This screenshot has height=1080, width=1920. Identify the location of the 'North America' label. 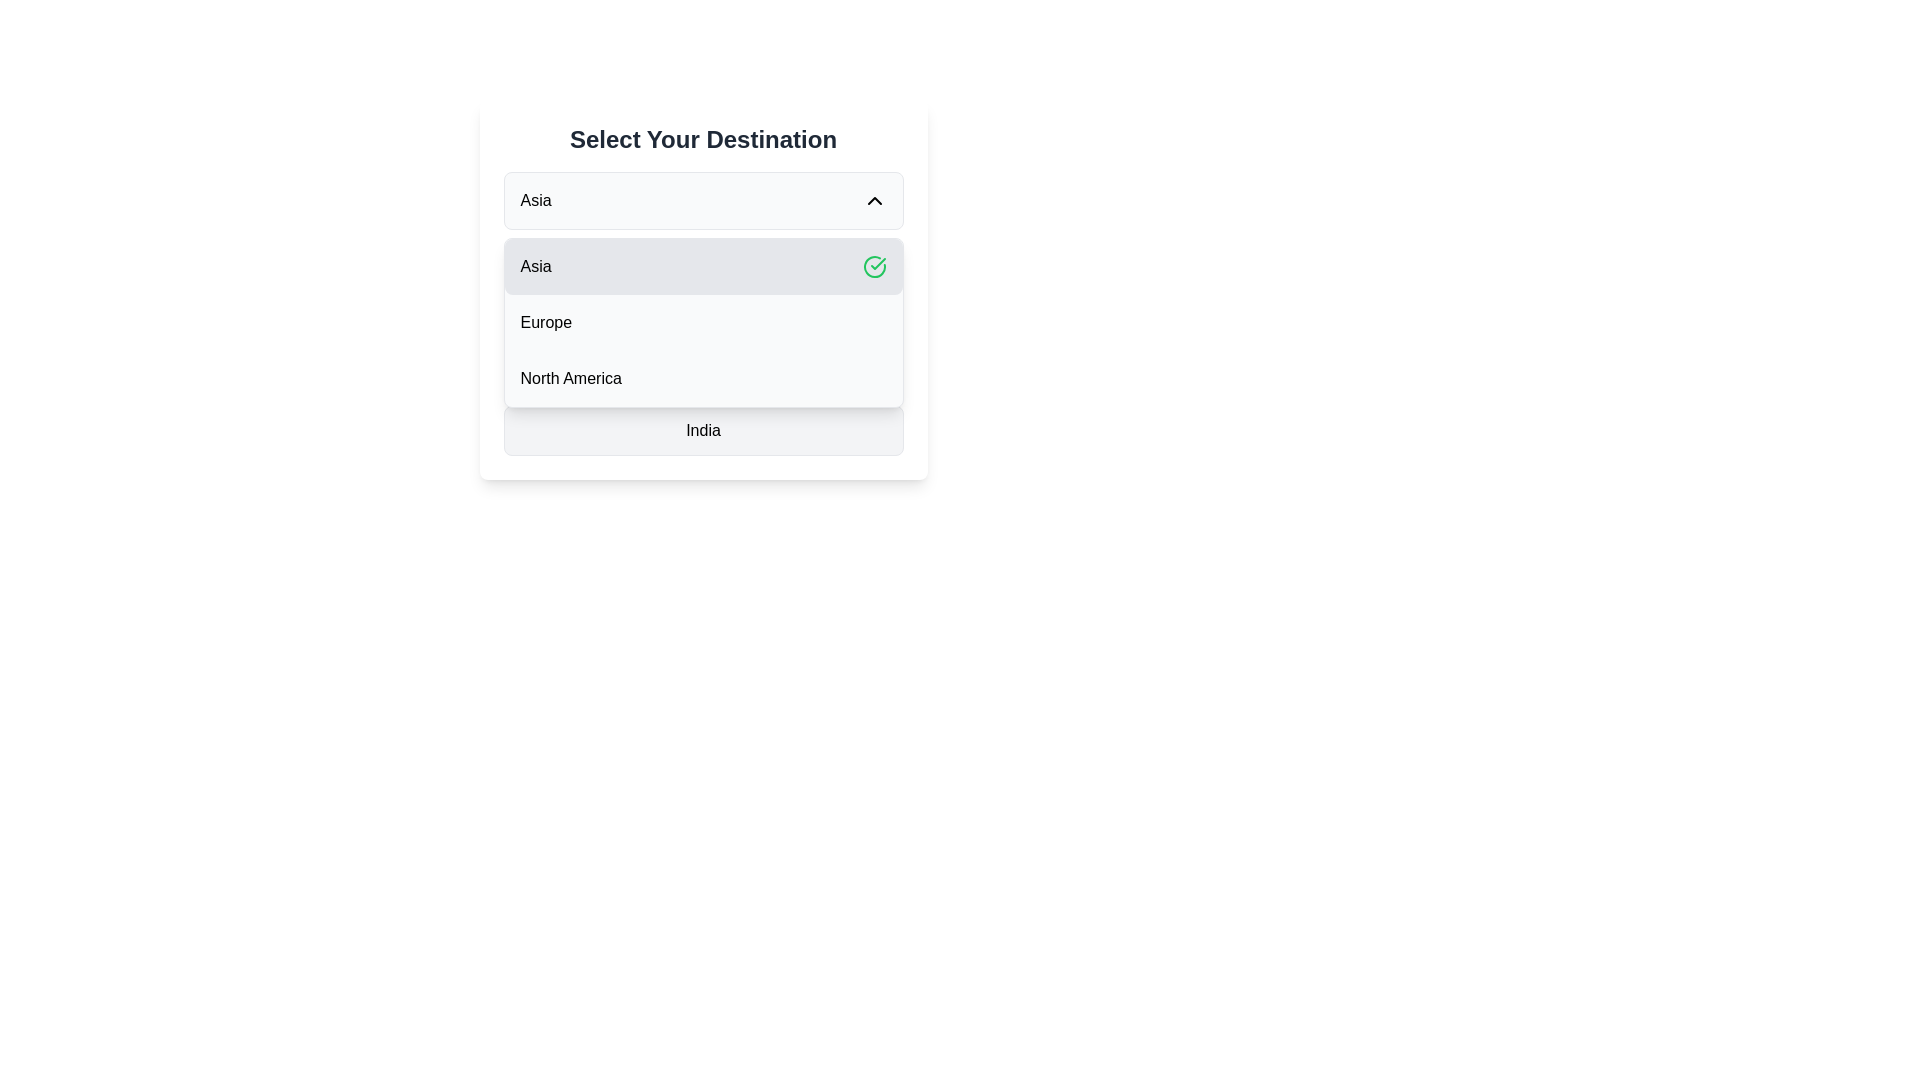
(570, 378).